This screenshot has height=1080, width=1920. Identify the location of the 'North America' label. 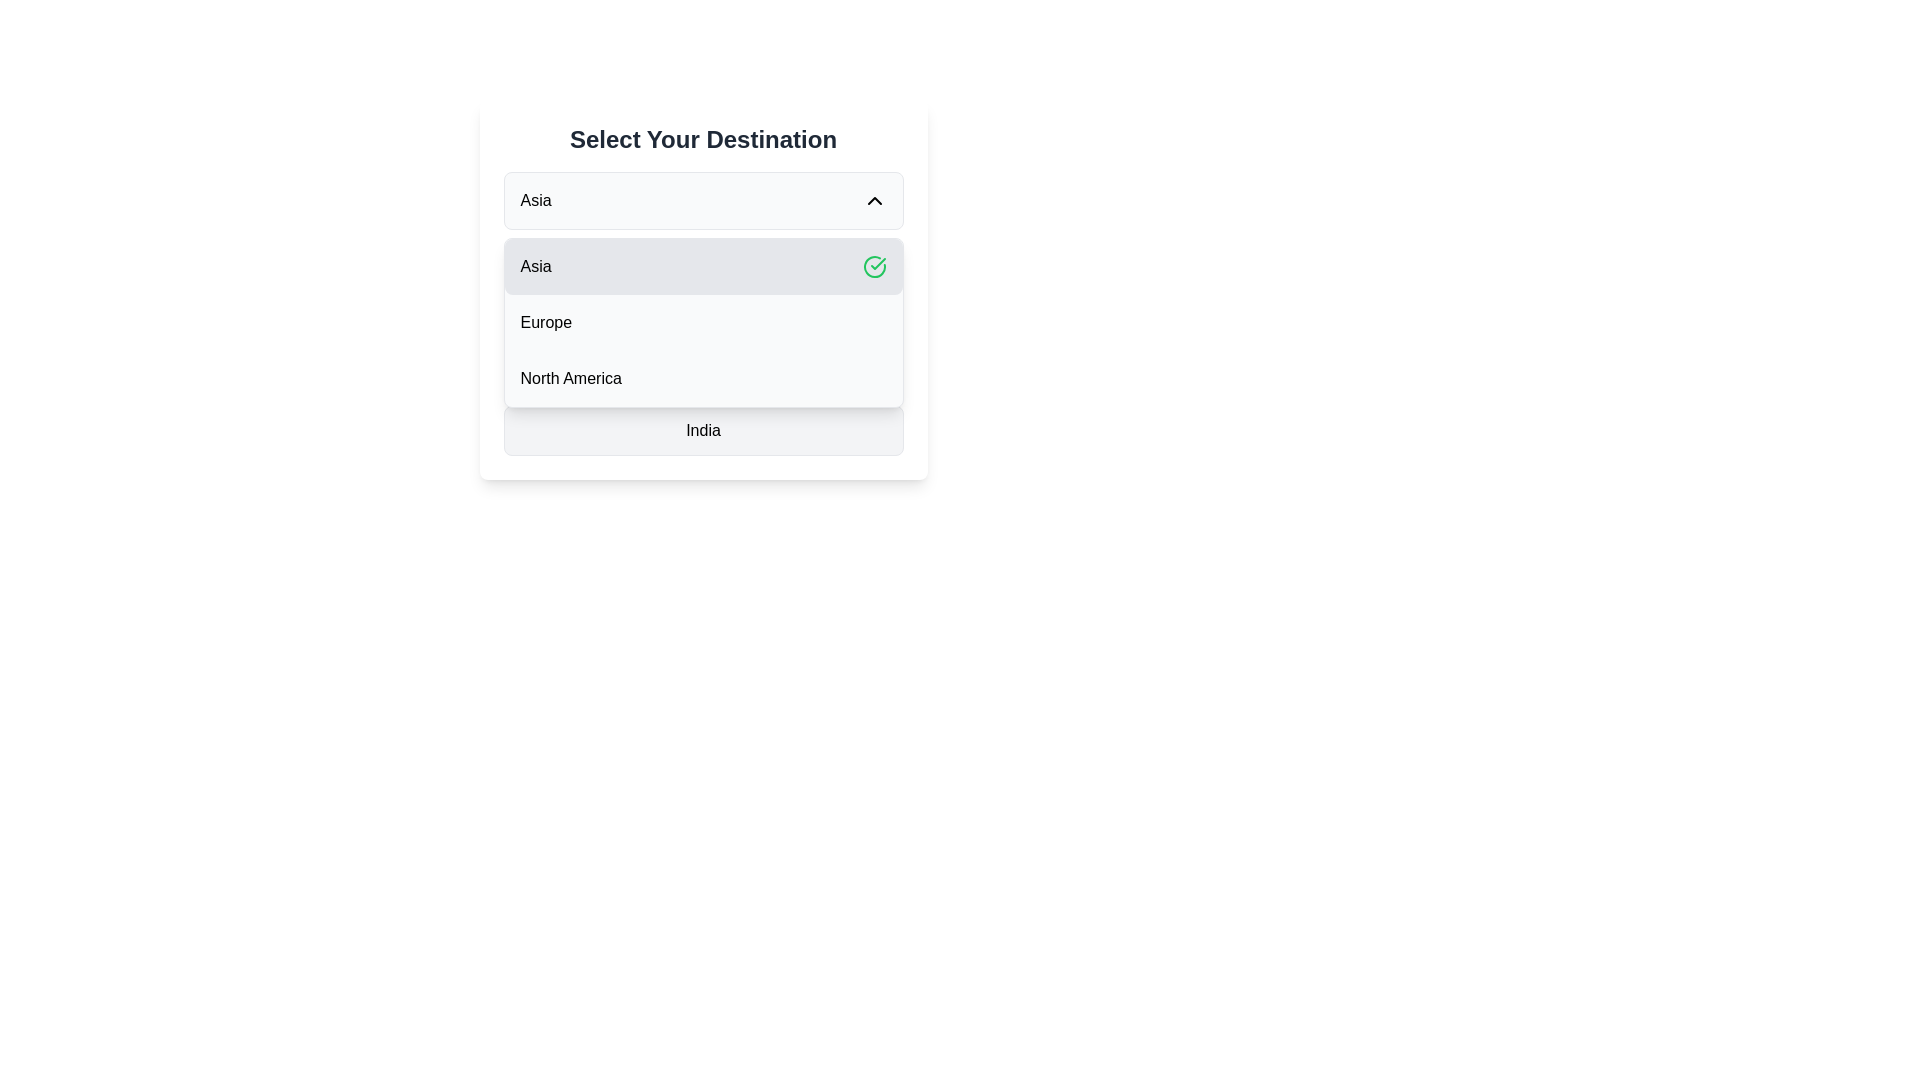
(570, 378).